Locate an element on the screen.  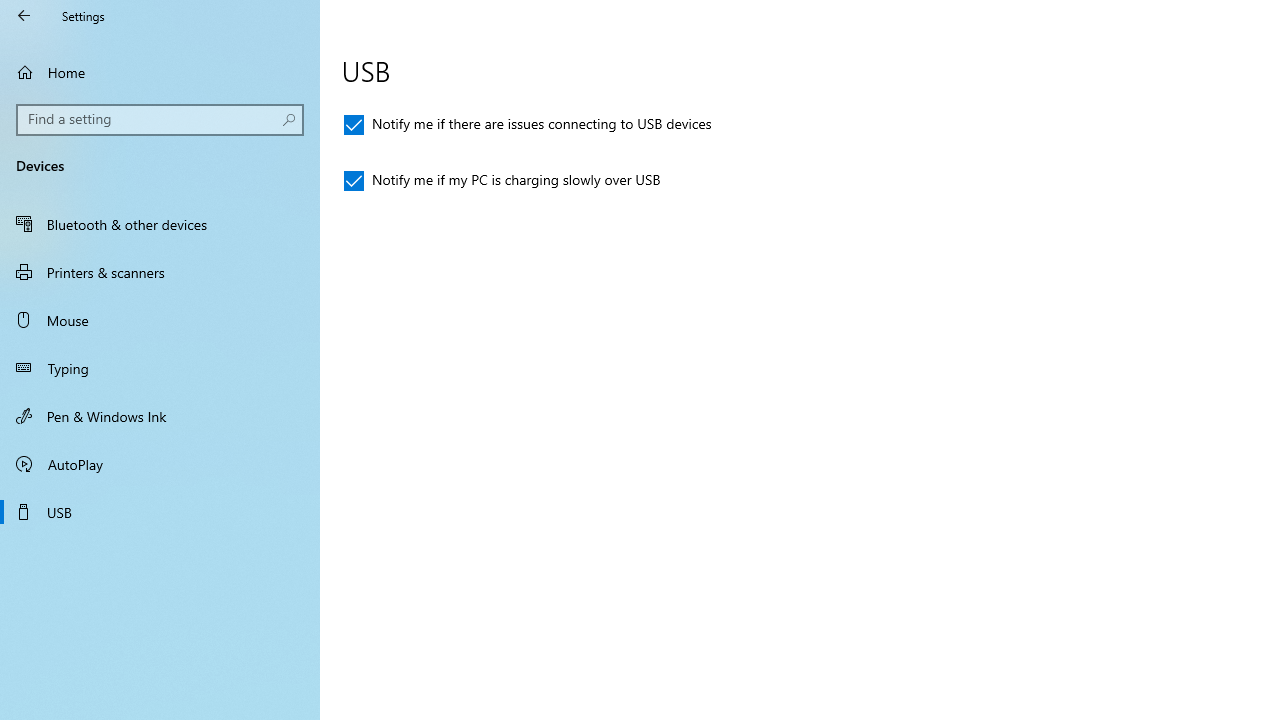
'Printers & scanners' is located at coordinates (160, 271).